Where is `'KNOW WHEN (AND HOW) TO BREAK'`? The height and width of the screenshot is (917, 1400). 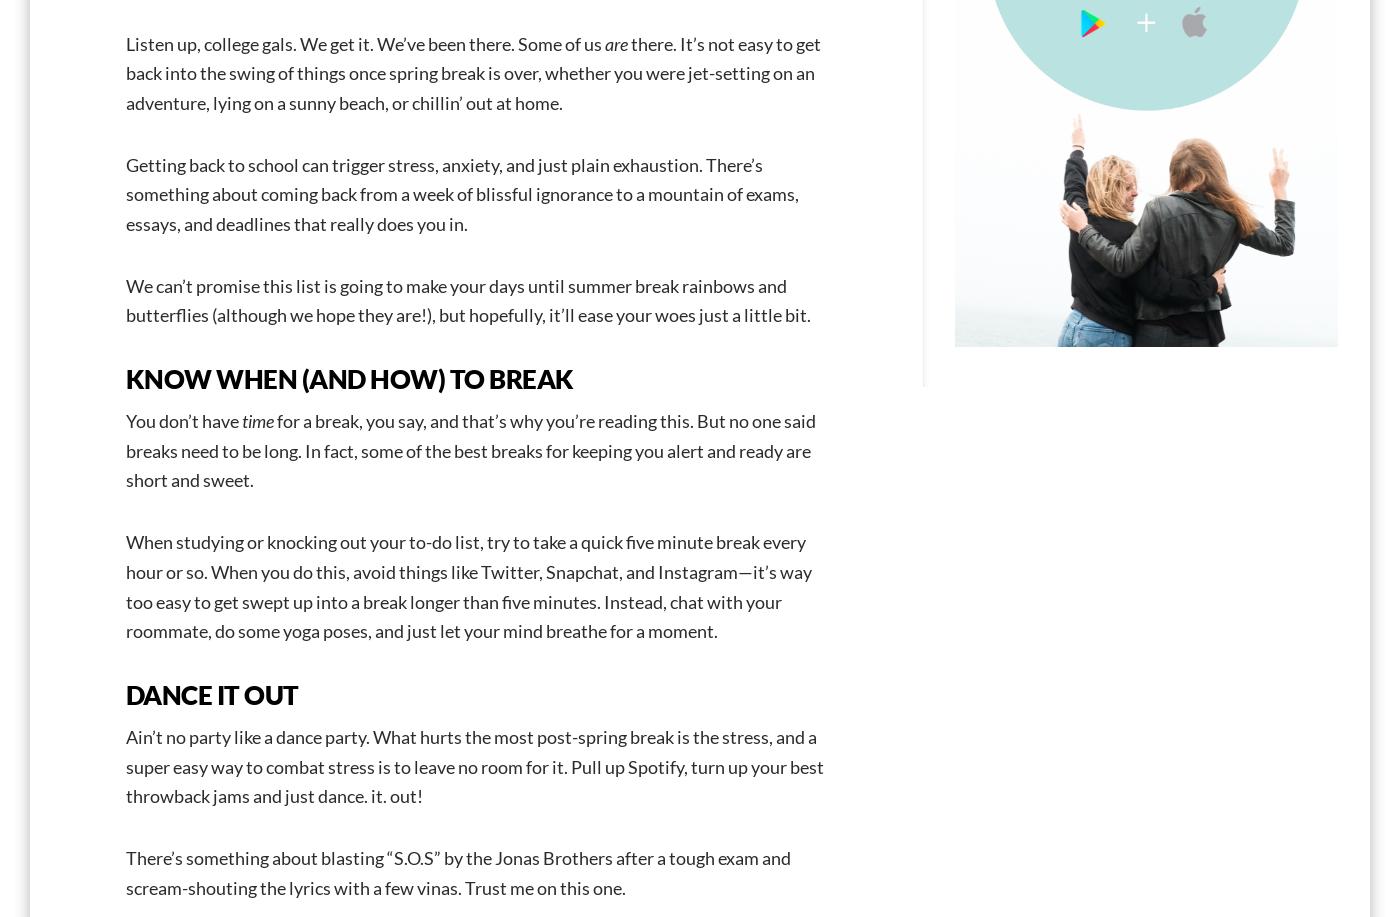 'KNOW WHEN (AND HOW) TO BREAK' is located at coordinates (126, 377).